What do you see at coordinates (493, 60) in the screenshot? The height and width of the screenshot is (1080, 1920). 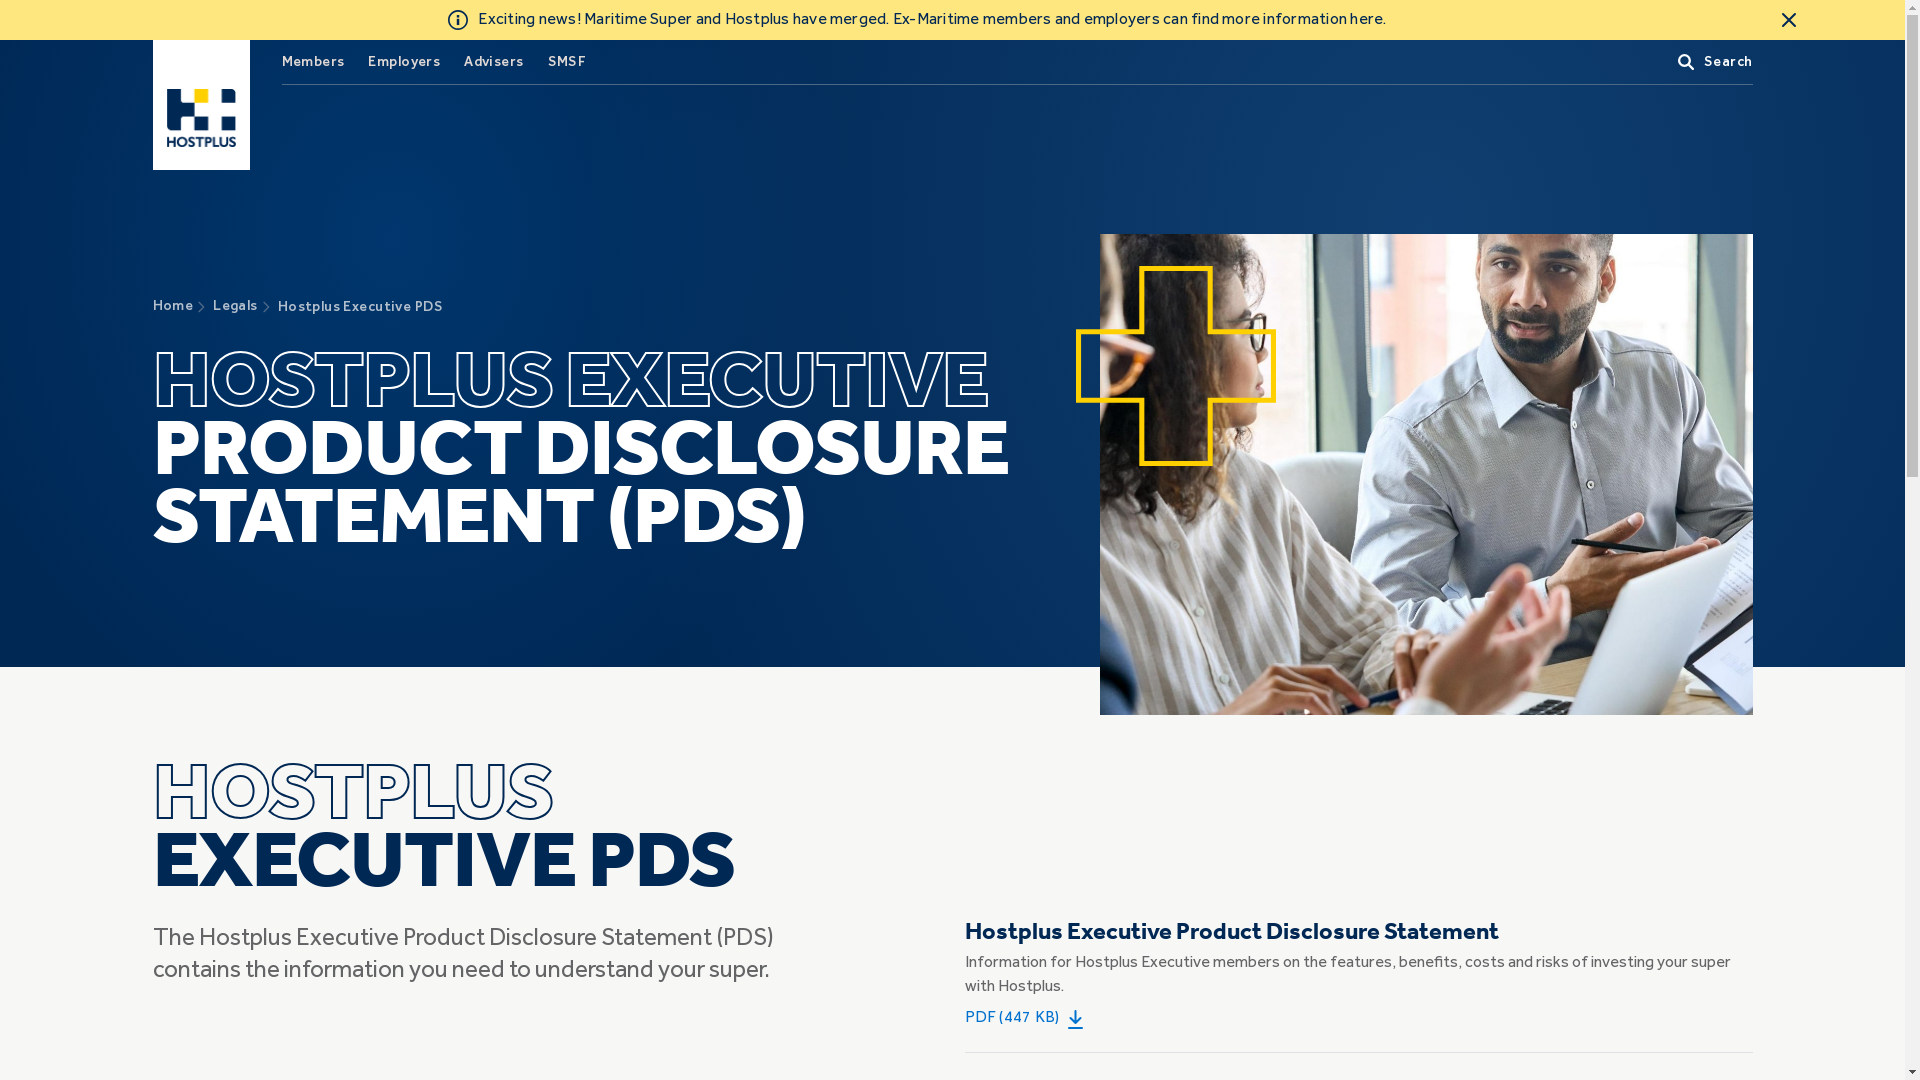 I see `'Advisers'` at bounding box center [493, 60].